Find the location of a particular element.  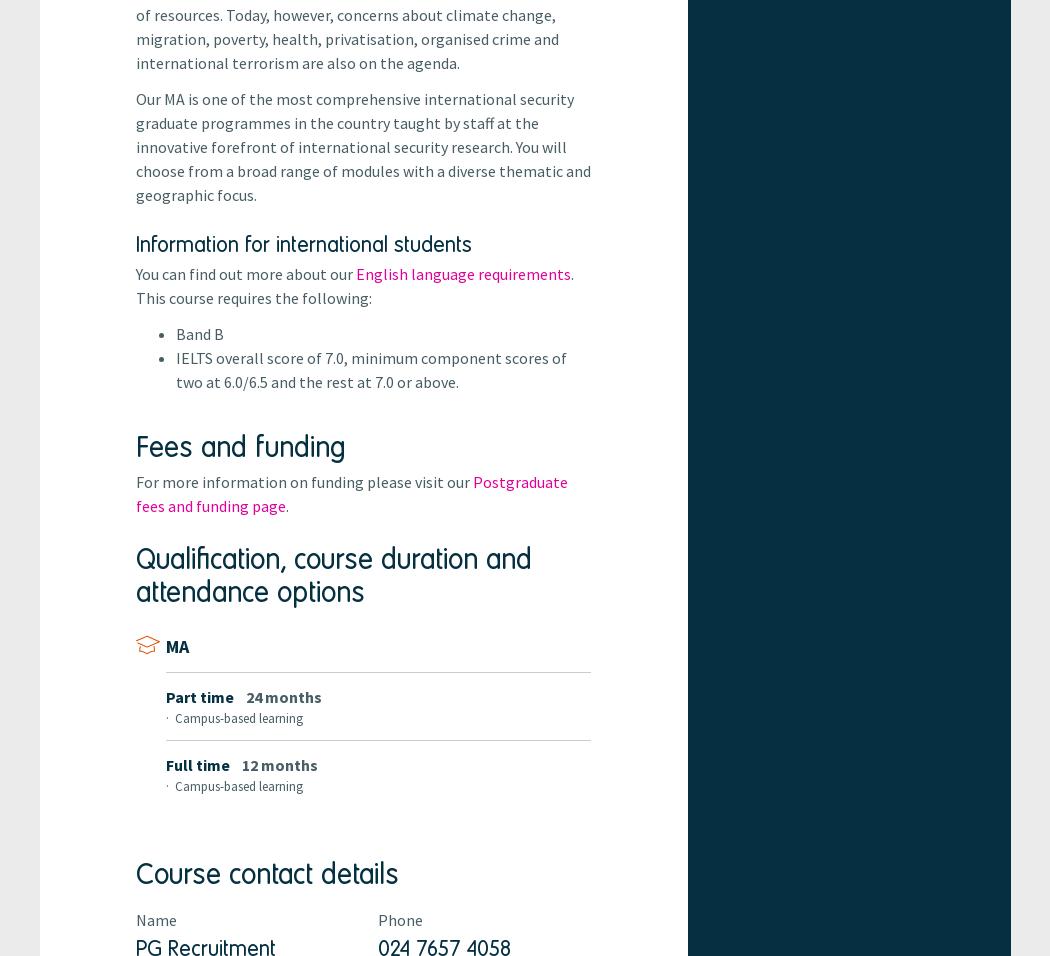

'12 months' is located at coordinates (277, 763).